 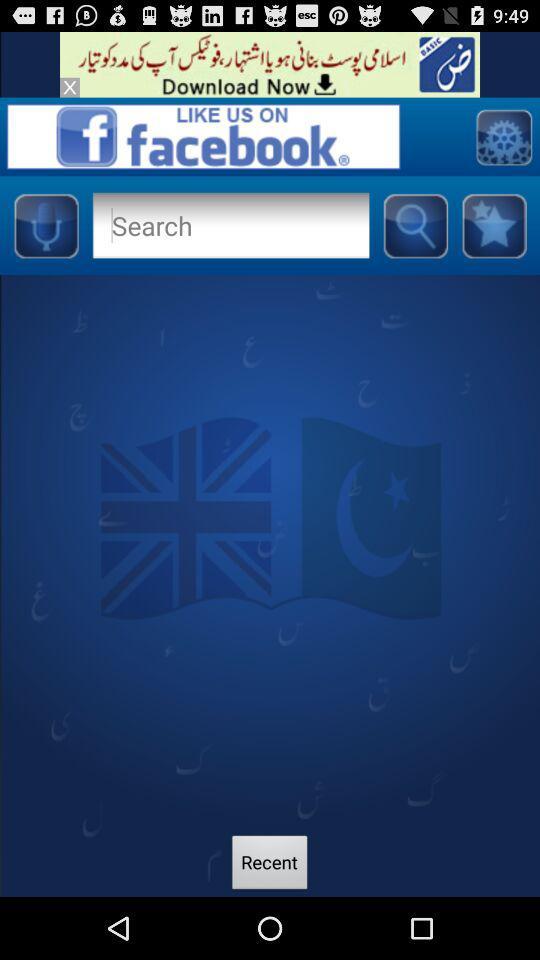 I want to click on open advertisements, so click(x=270, y=64).